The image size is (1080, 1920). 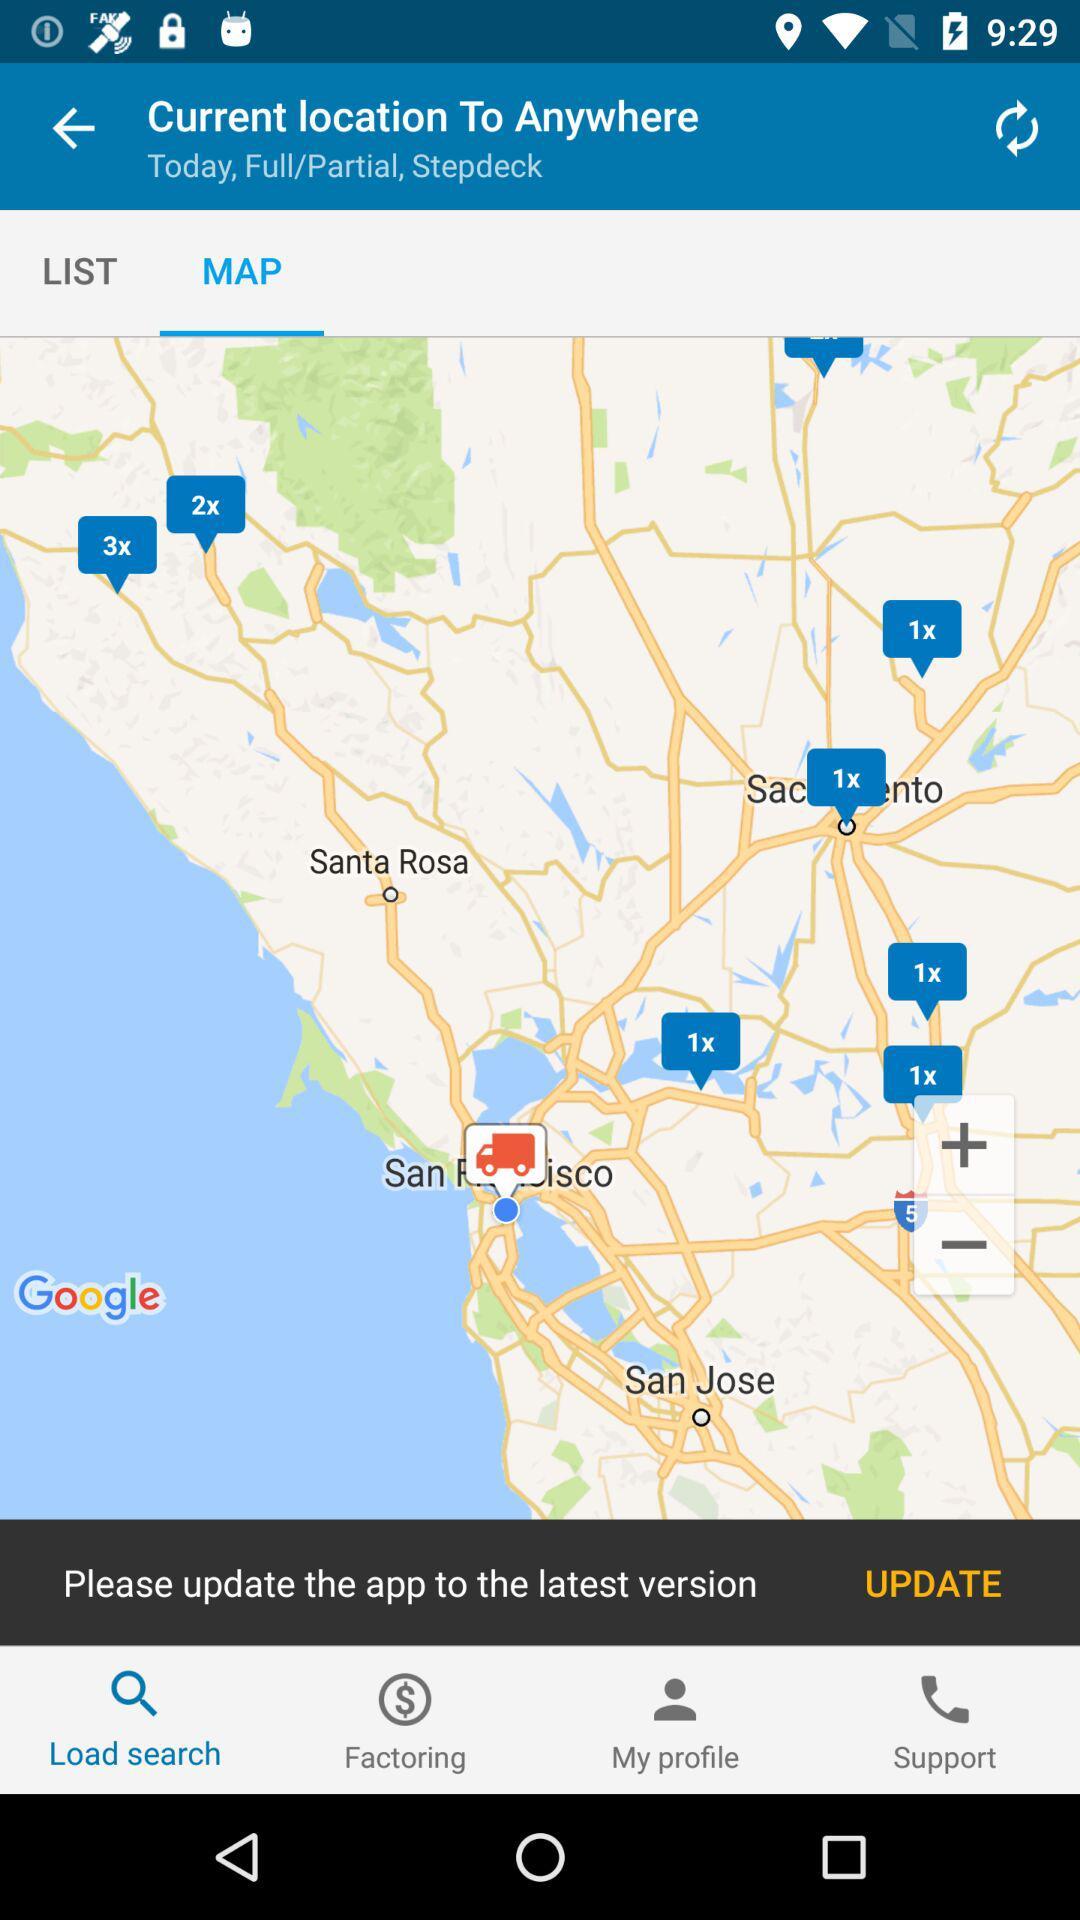 What do you see at coordinates (72, 131) in the screenshot?
I see `the item to the left of the current location to item` at bounding box center [72, 131].